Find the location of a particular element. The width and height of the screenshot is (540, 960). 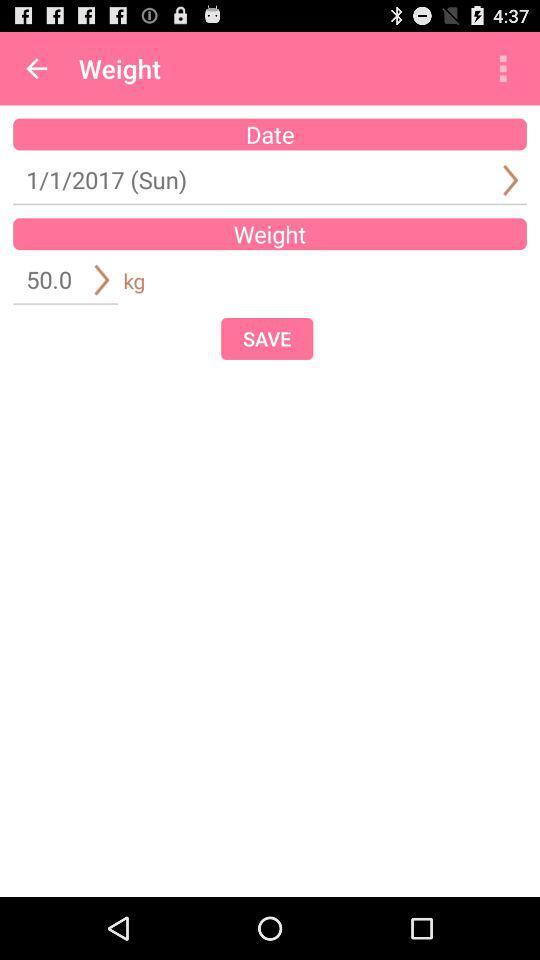

the icon above date icon is located at coordinates (502, 68).